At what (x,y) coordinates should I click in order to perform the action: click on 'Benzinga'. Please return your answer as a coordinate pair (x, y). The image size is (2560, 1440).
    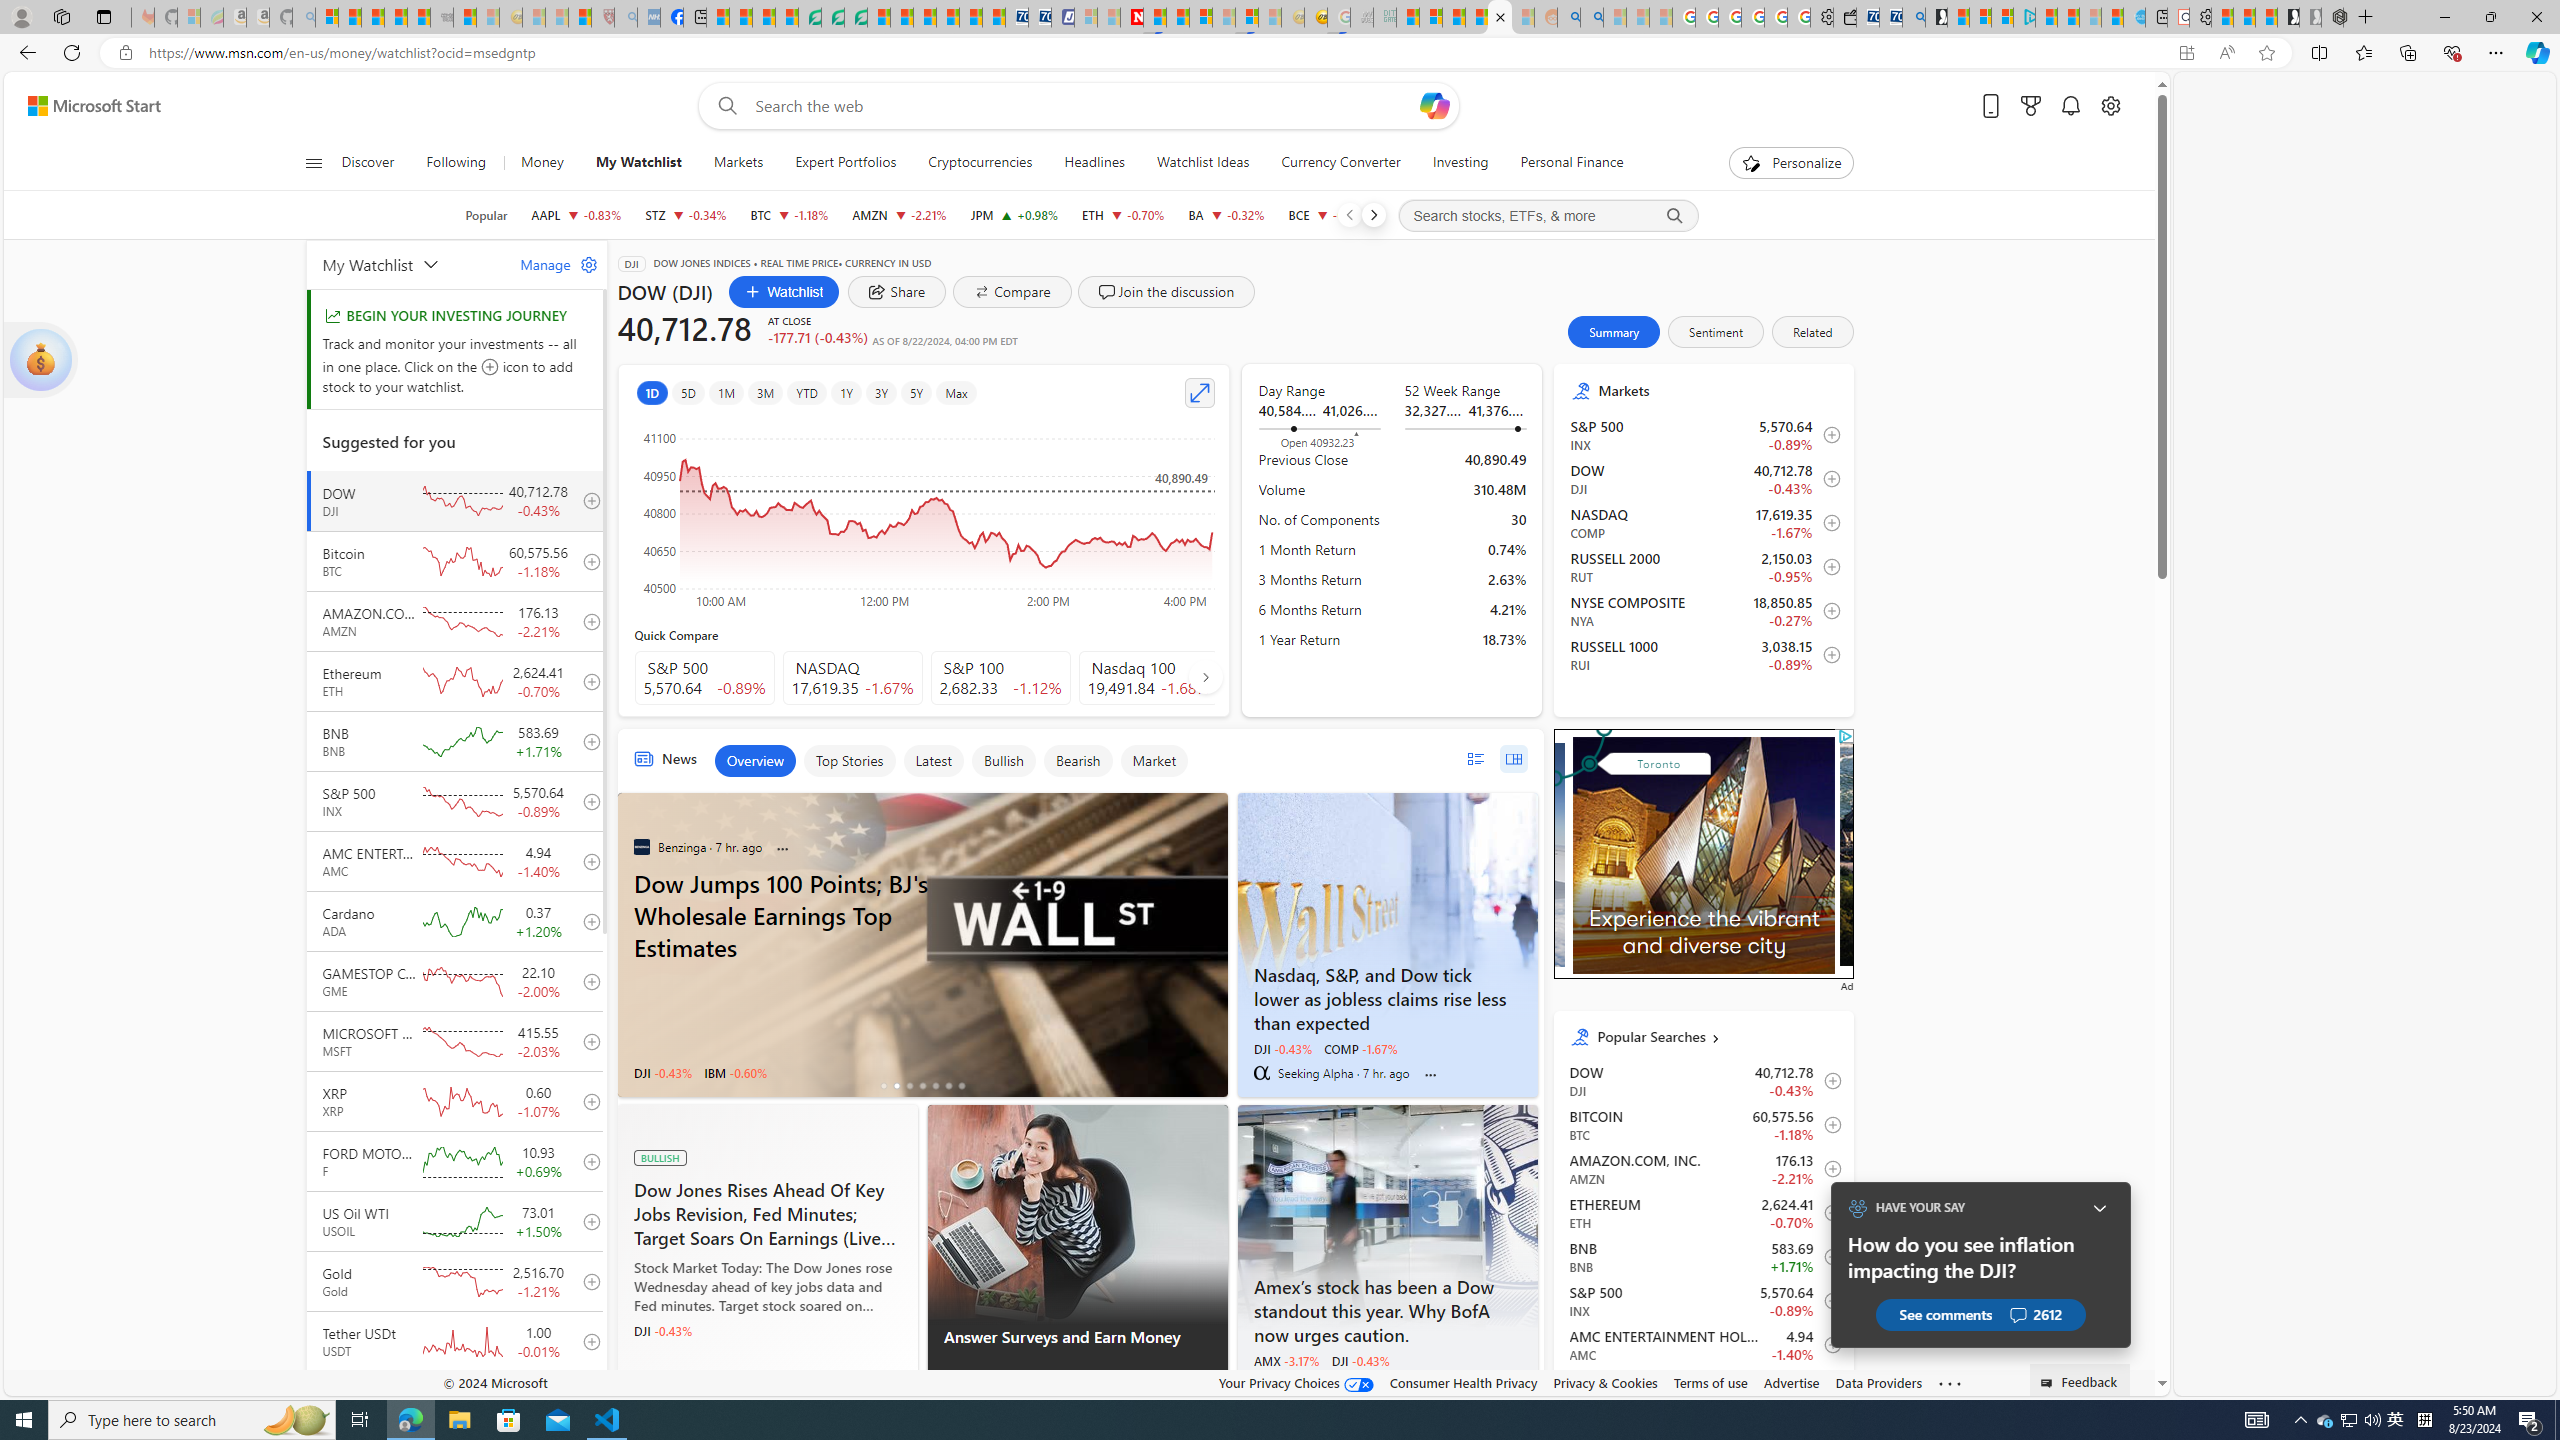
    Looking at the image, I should click on (640, 846).